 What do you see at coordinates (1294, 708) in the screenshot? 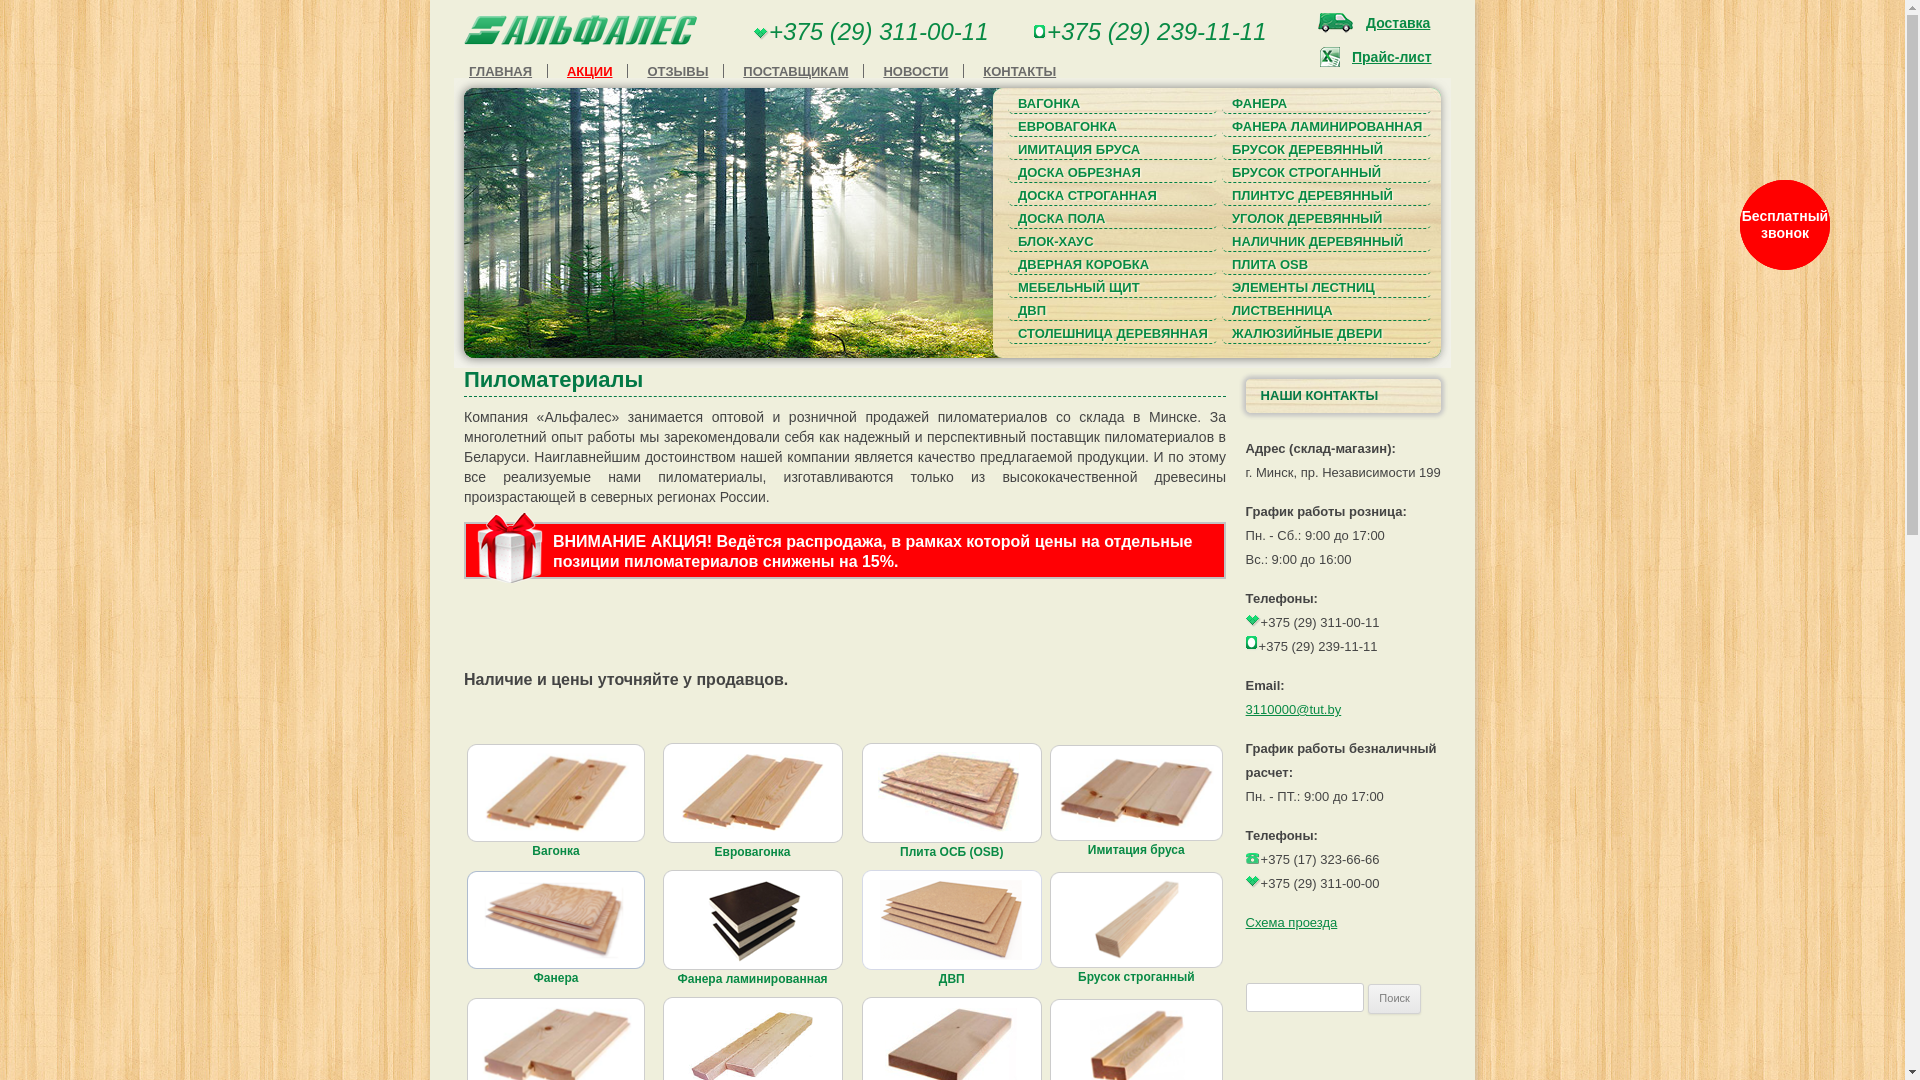
I see `'3110000@tut.by'` at bounding box center [1294, 708].